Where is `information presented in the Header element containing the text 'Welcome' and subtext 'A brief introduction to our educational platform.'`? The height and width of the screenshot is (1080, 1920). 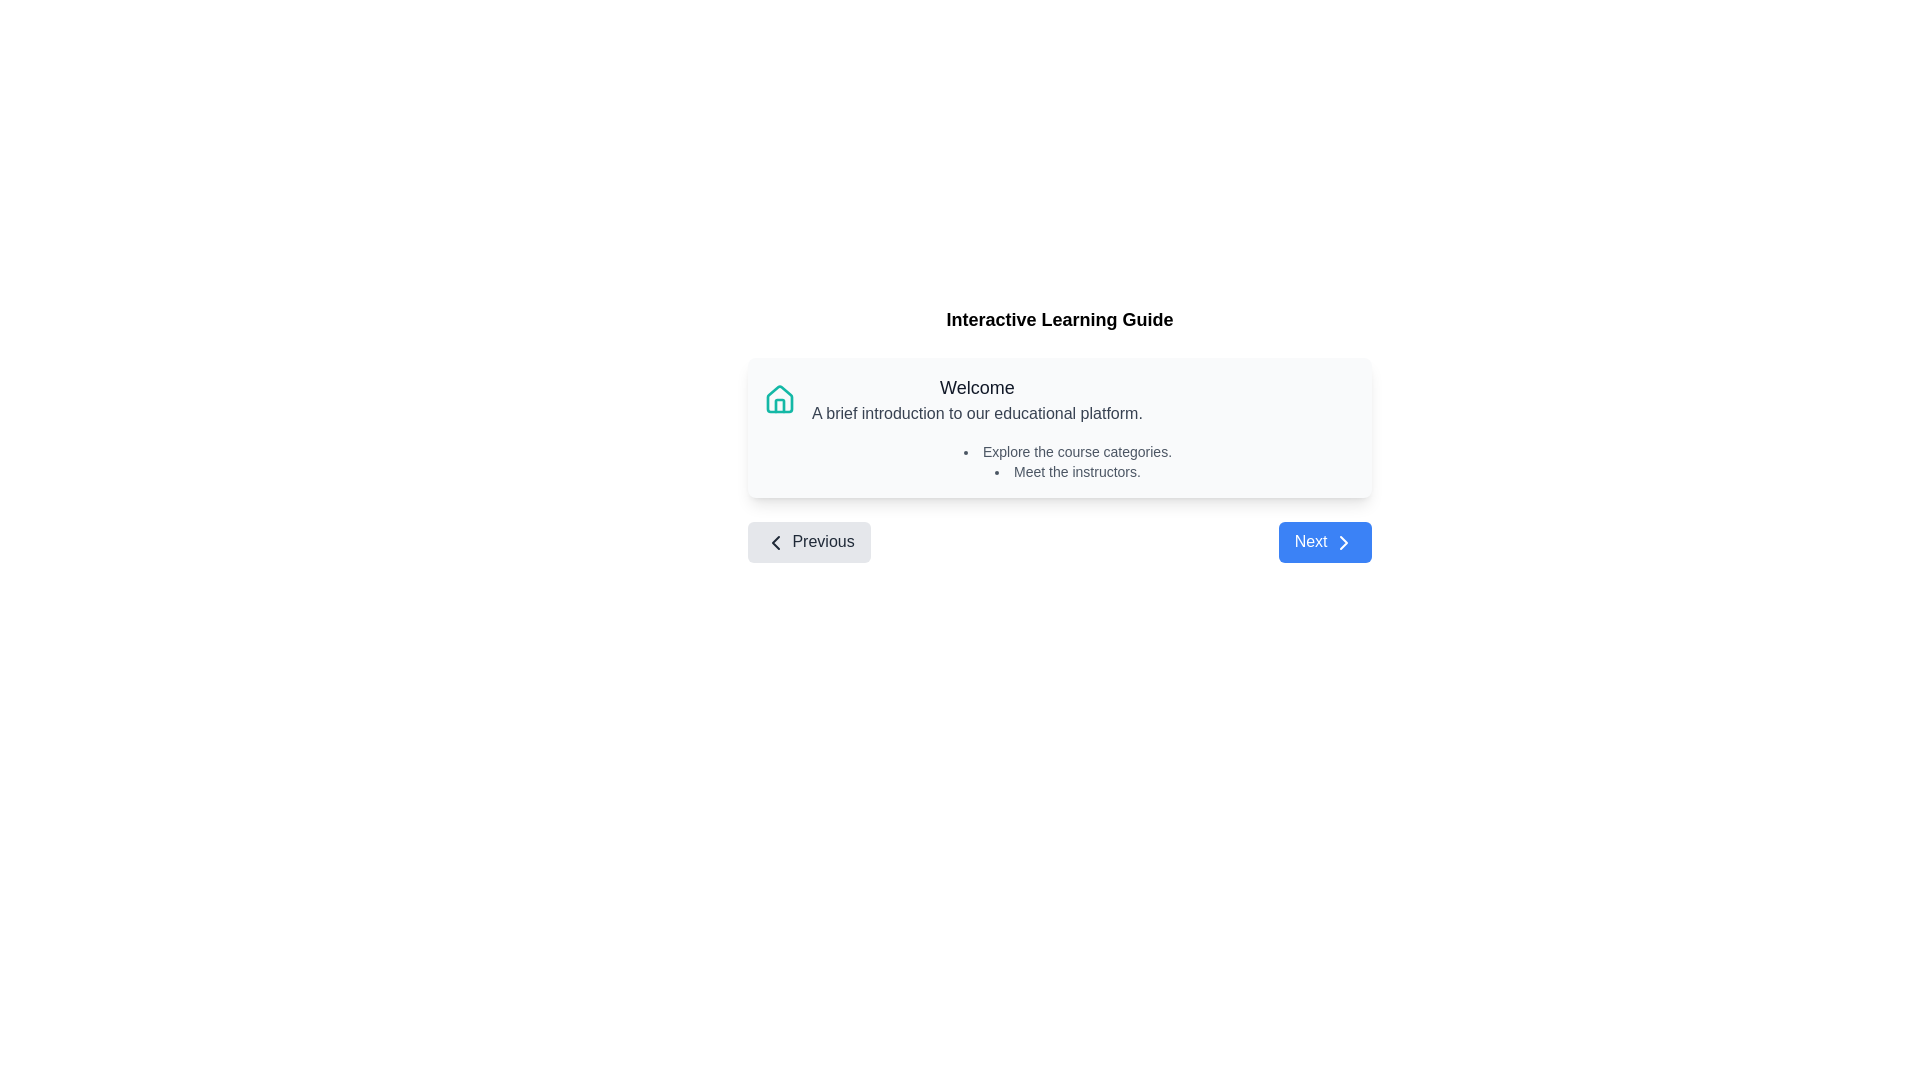
information presented in the Header element containing the text 'Welcome' and subtext 'A brief introduction to our educational platform.' is located at coordinates (1059, 400).